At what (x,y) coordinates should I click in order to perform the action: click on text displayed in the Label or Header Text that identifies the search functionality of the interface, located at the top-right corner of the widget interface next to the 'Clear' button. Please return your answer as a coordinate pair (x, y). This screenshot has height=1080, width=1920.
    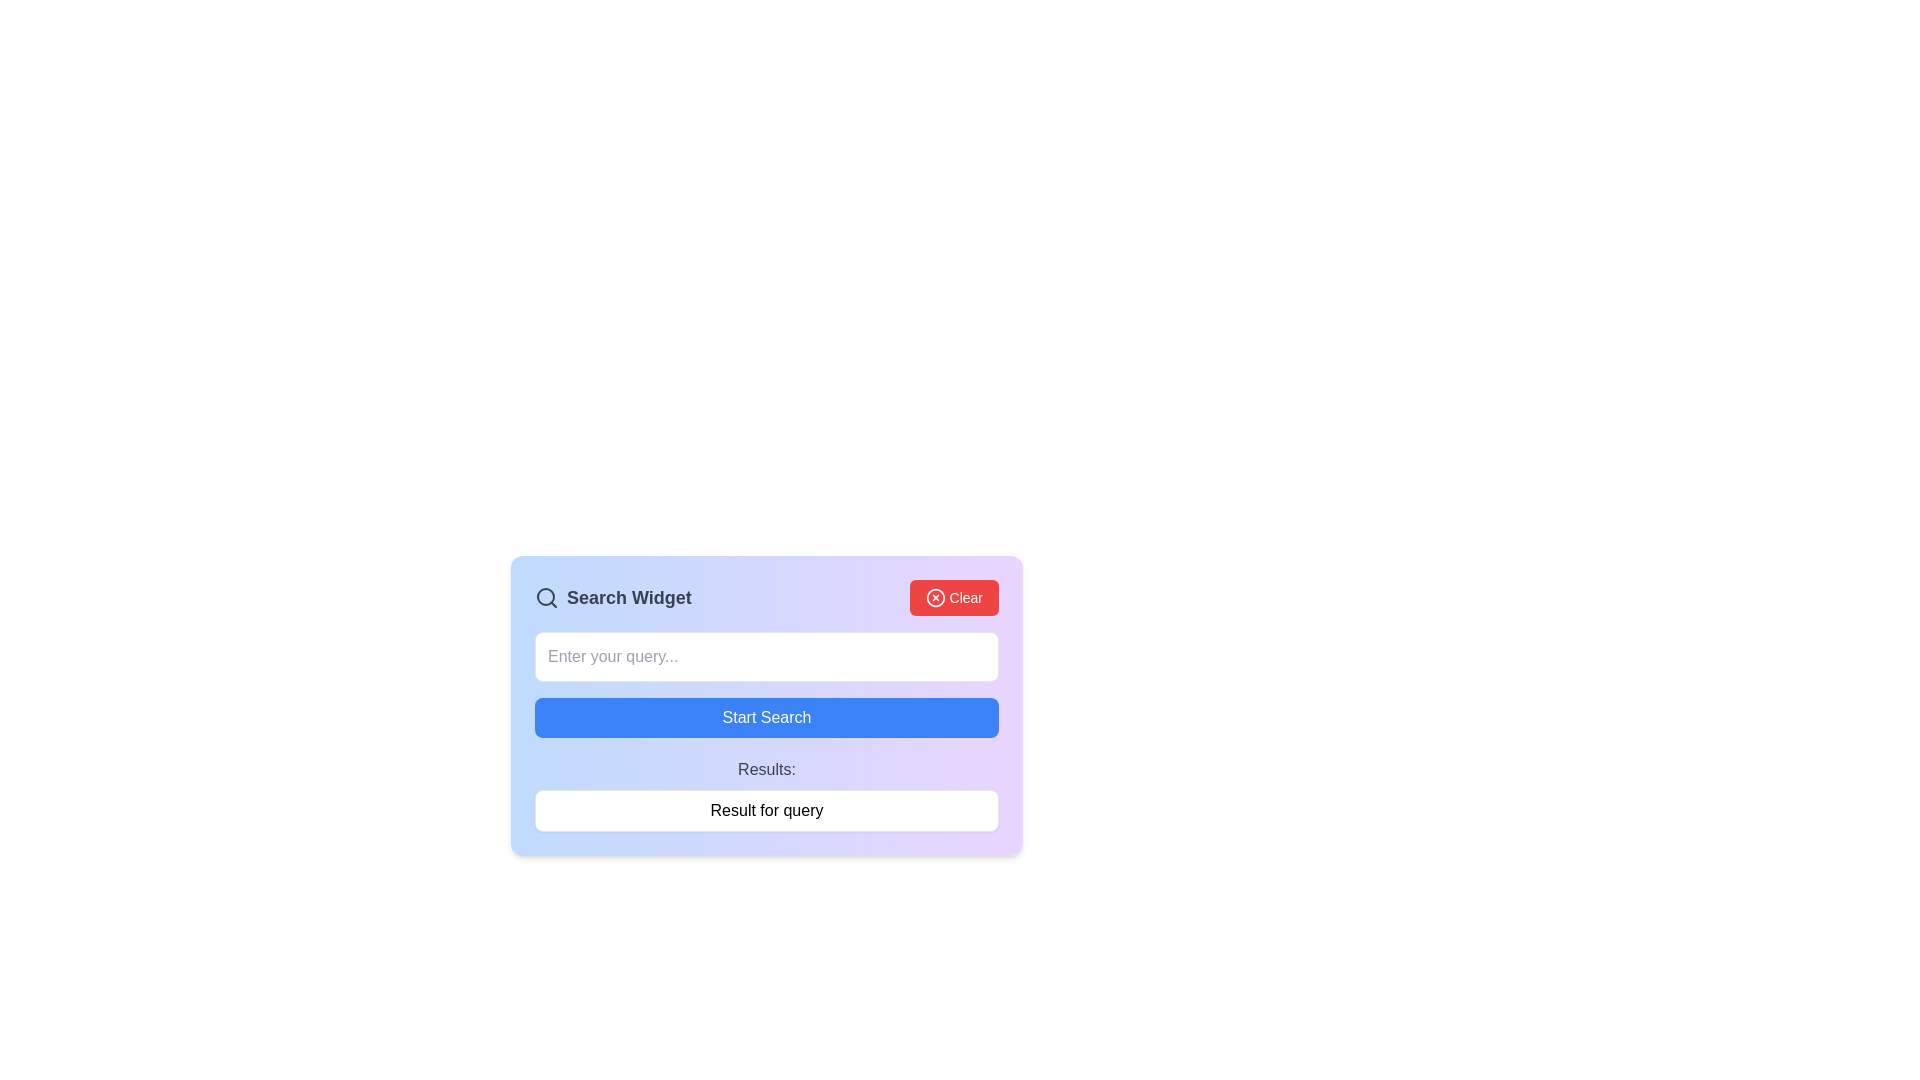
    Looking at the image, I should click on (612, 596).